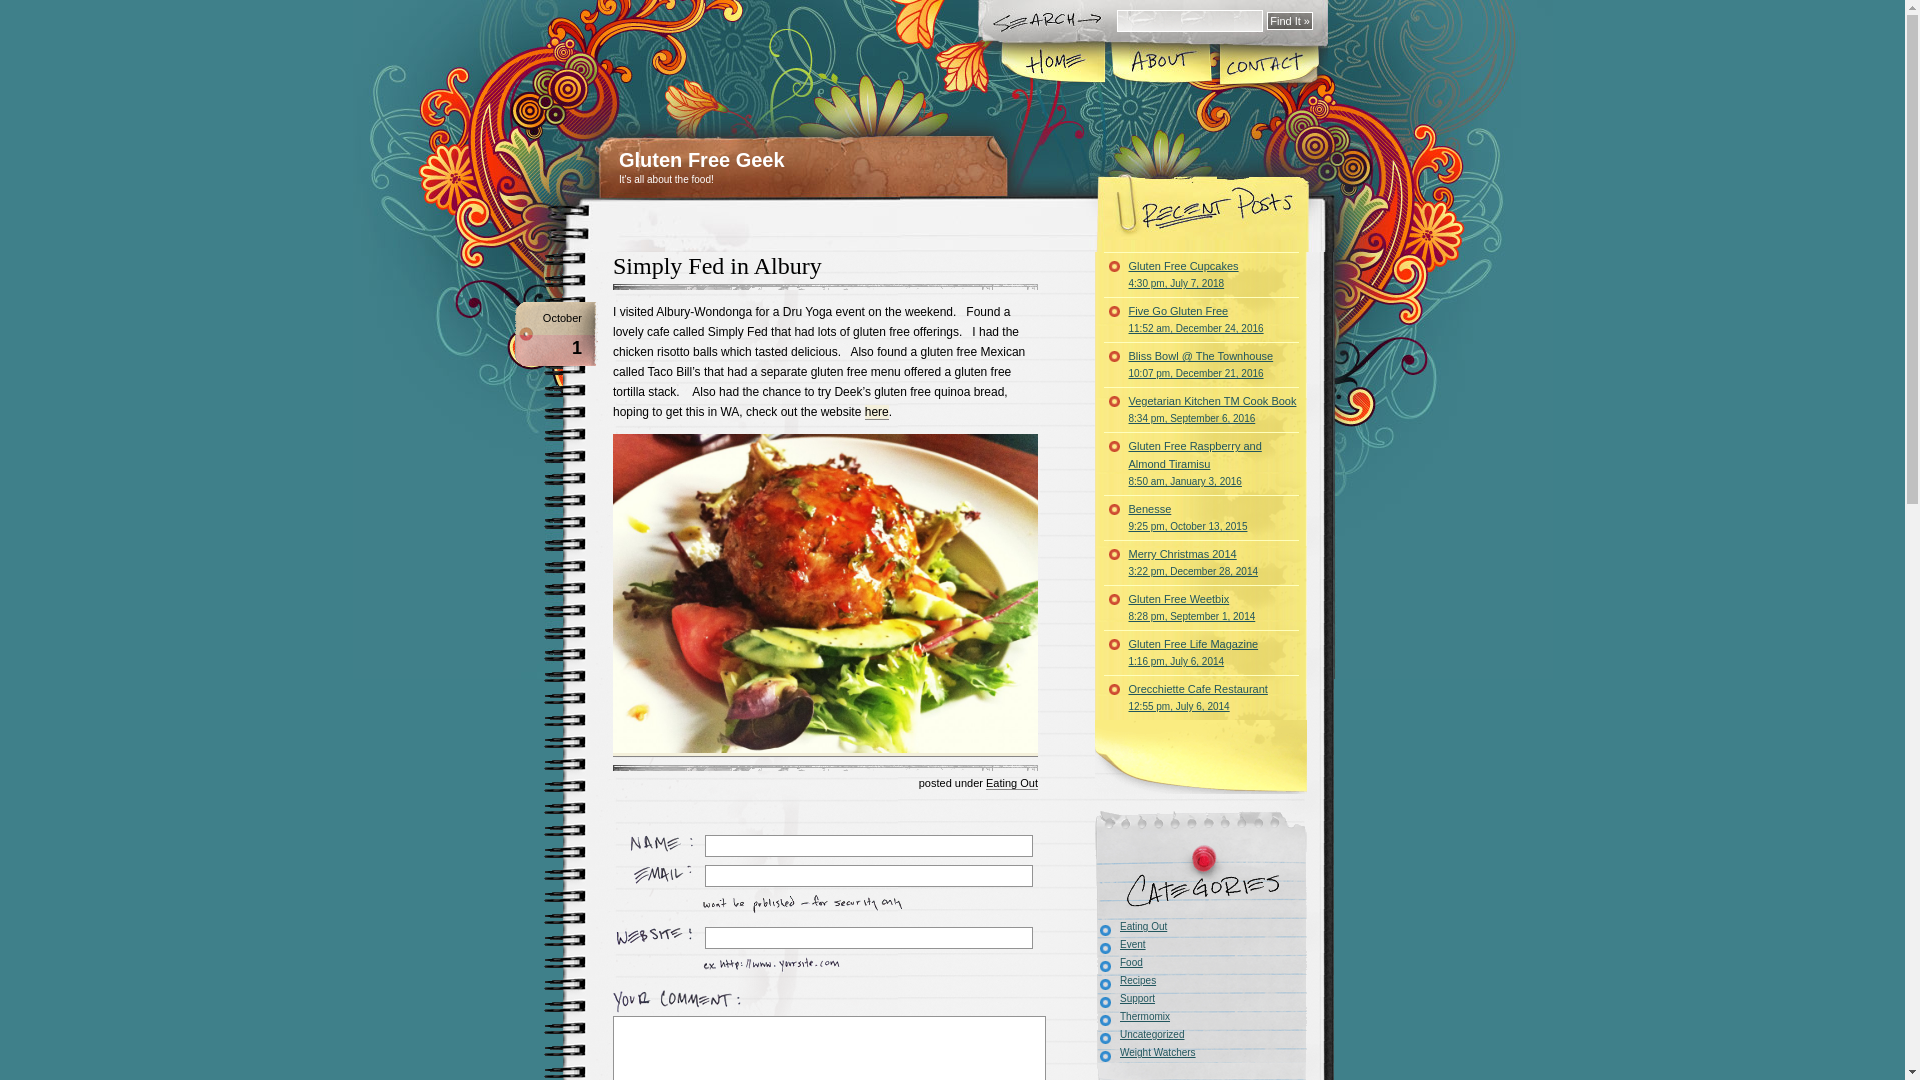 Image resolution: width=1920 pixels, height=1080 pixels. What do you see at coordinates (1125, 979) in the screenshot?
I see `'Recipes'` at bounding box center [1125, 979].